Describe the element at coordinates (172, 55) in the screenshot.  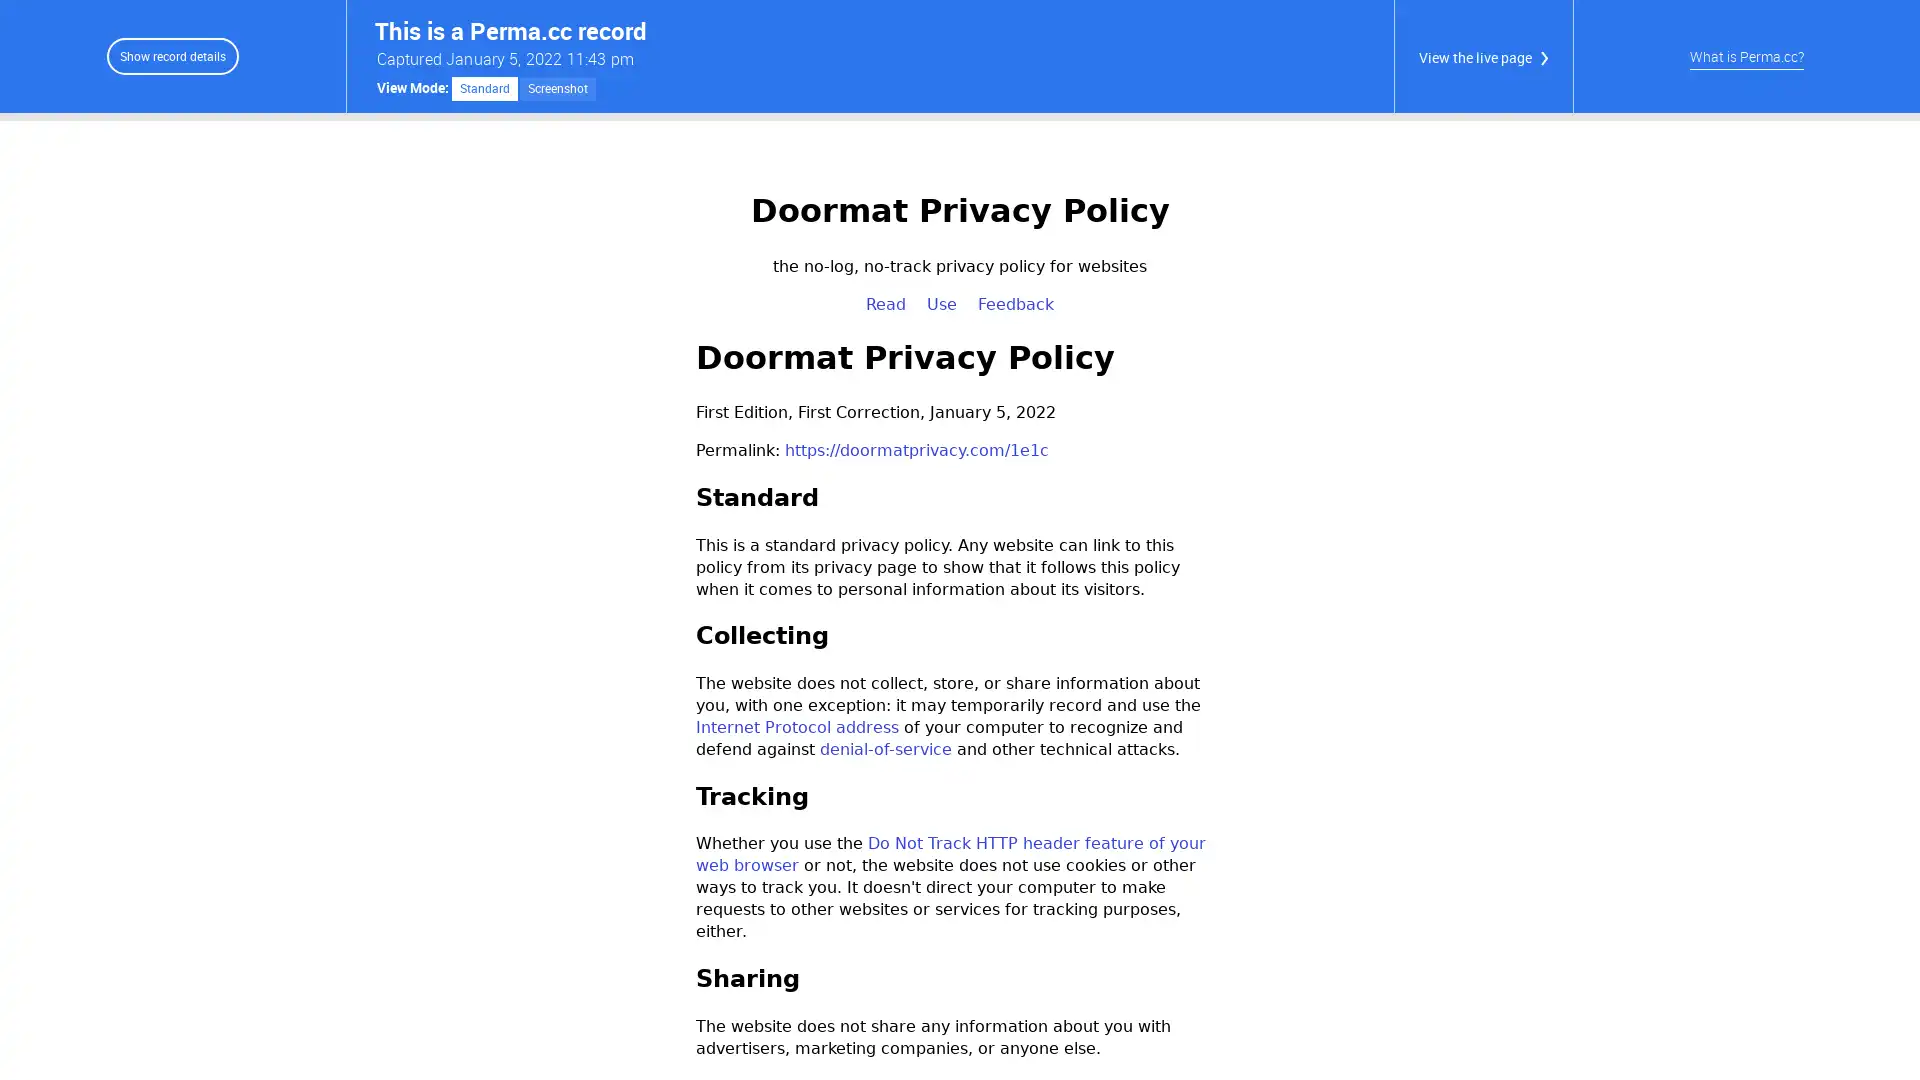
I see `Show record details` at that location.